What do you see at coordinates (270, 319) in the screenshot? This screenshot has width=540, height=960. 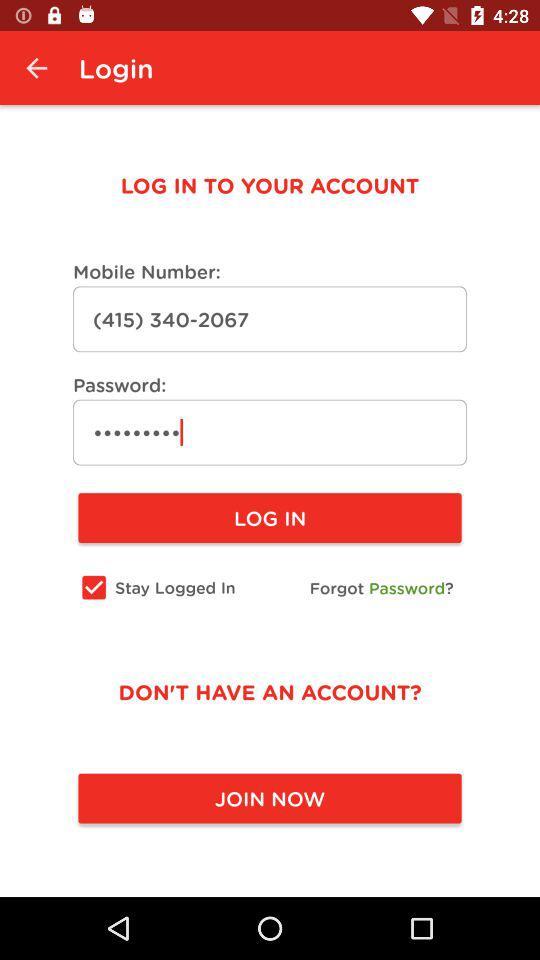 I see `the text field below mobile number` at bounding box center [270, 319].